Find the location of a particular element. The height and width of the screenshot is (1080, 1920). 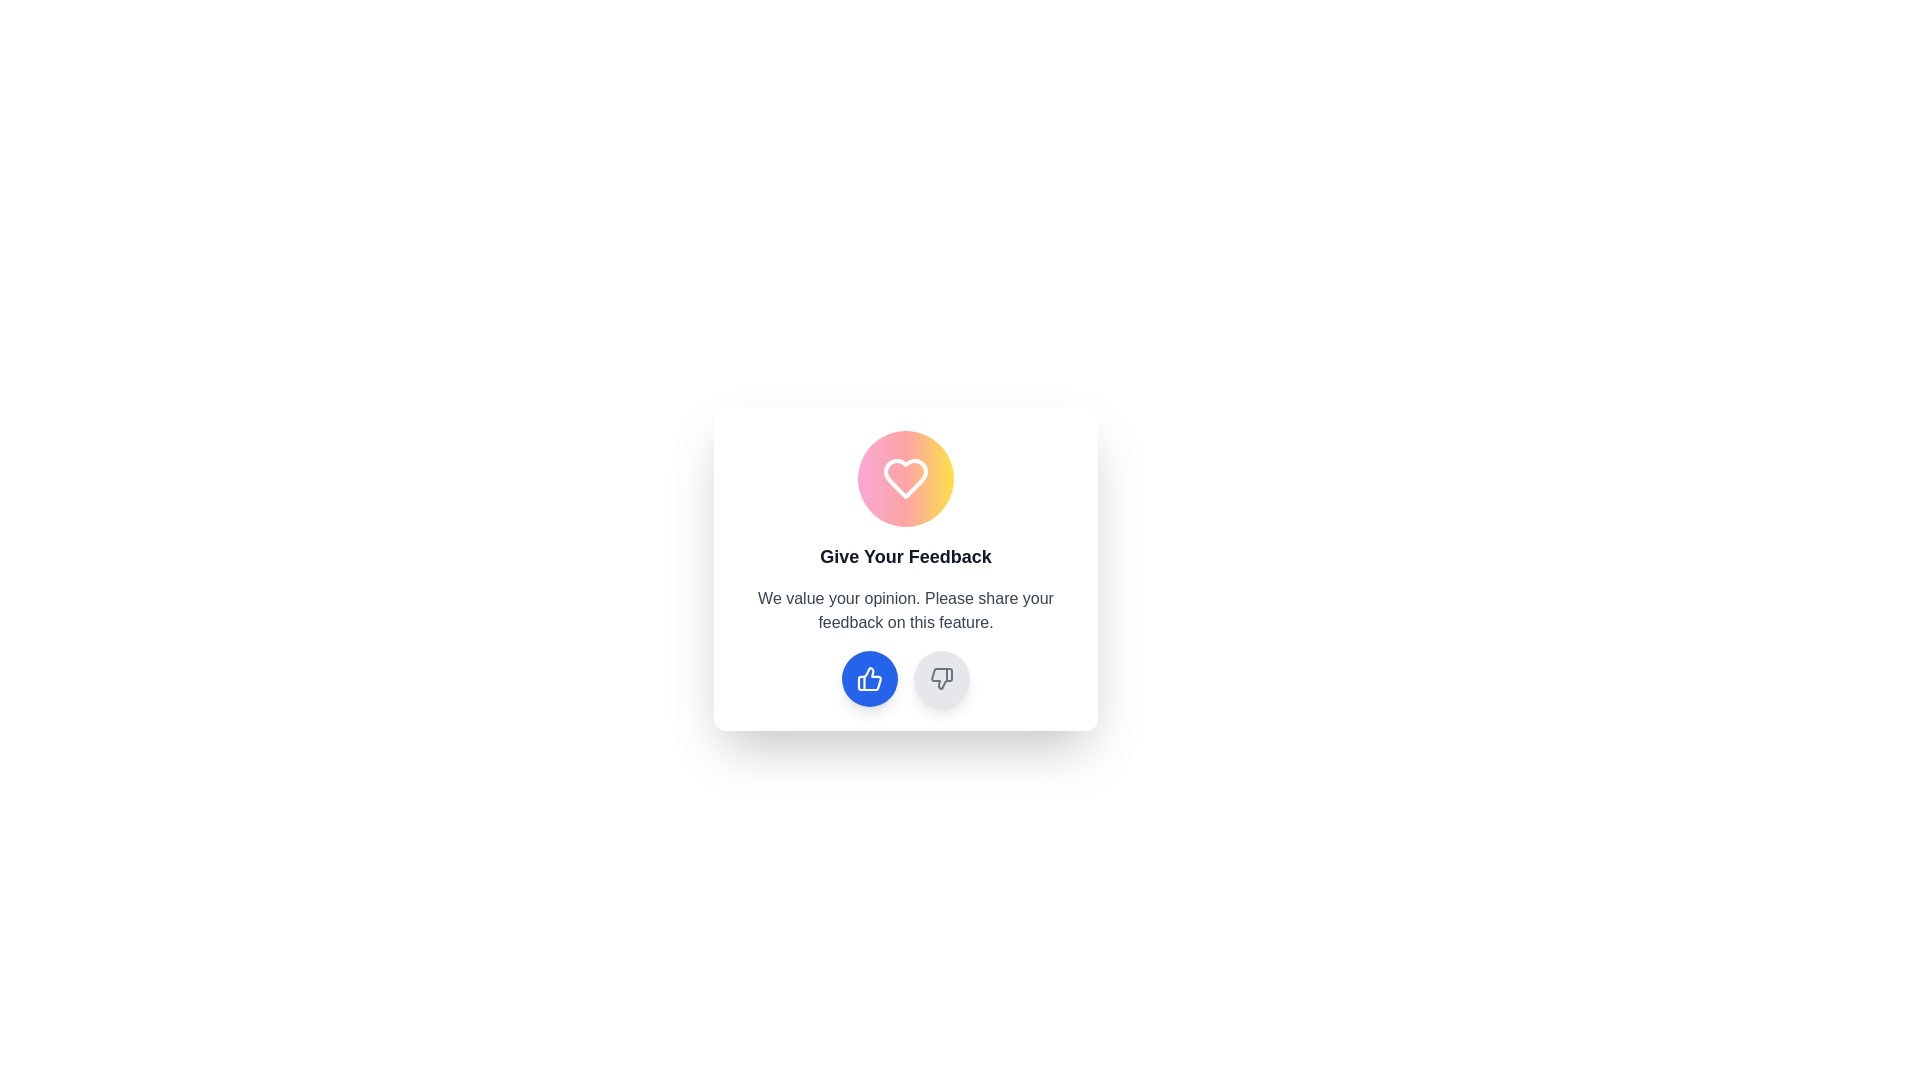

the heart decorative icon located at the top center of the 'Give Your Feedback' modal interface, which enhances the visual appeal and symbolizes user sentiment is located at coordinates (905, 478).